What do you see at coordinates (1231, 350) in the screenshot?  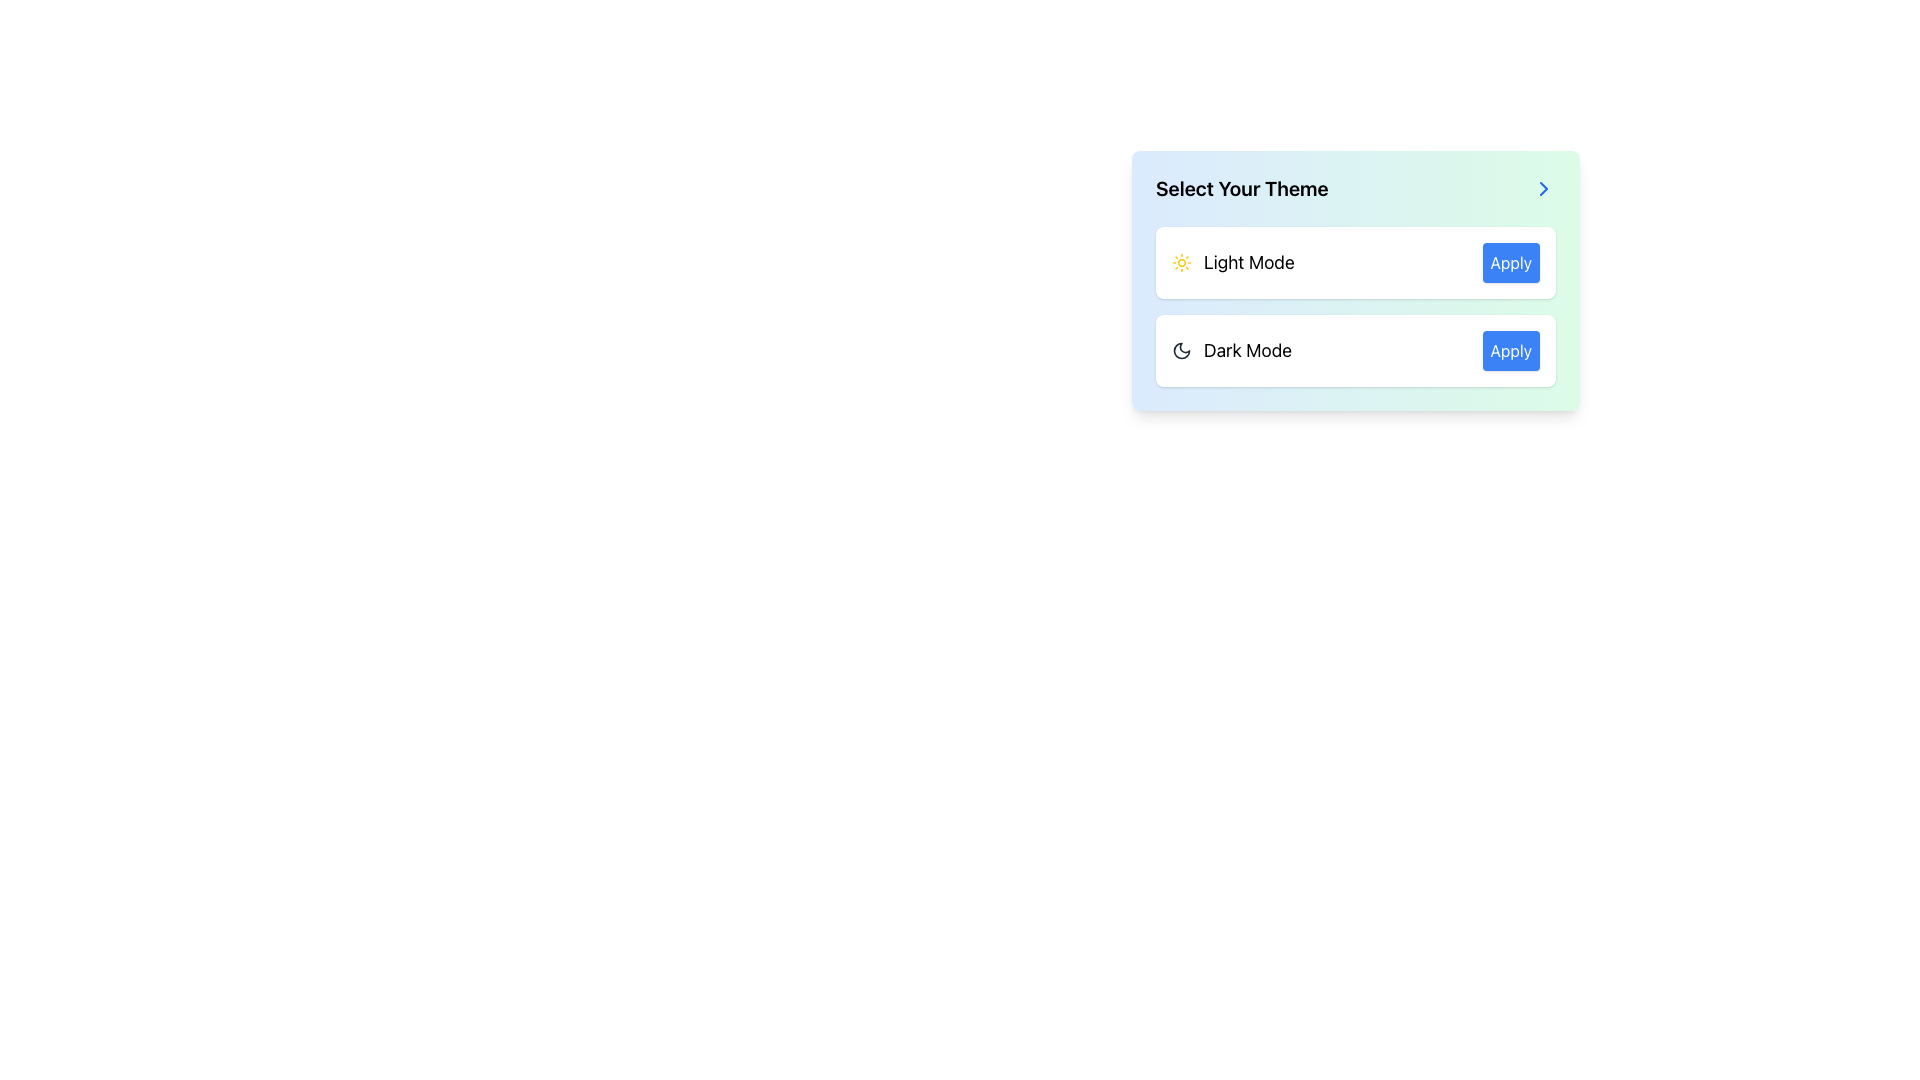 I see `the 'Dark Mode' Label with Icon, which features a crescent moon icon and is positioned below the 'Light Mode' element` at bounding box center [1231, 350].